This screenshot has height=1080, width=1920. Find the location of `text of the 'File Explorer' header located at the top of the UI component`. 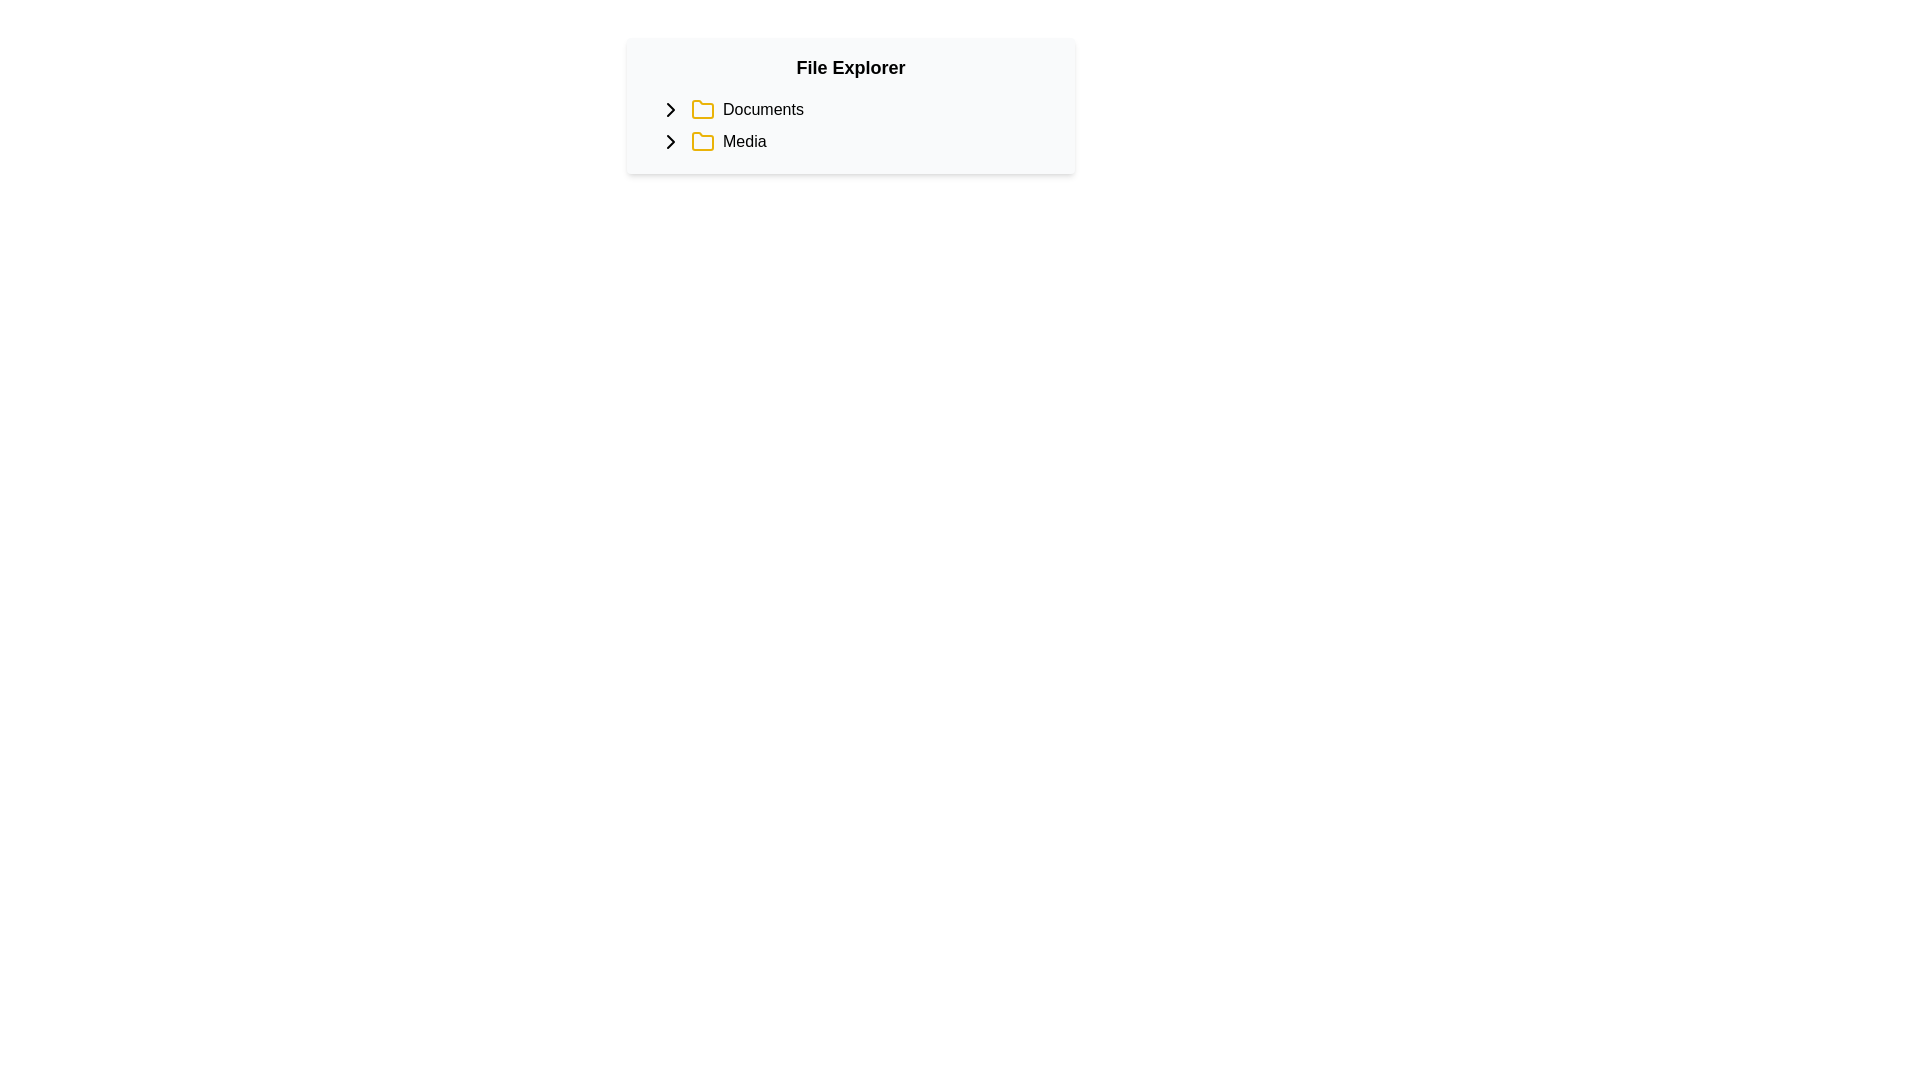

text of the 'File Explorer' header located at the top of the UI component is located at coordinates (850, 67).